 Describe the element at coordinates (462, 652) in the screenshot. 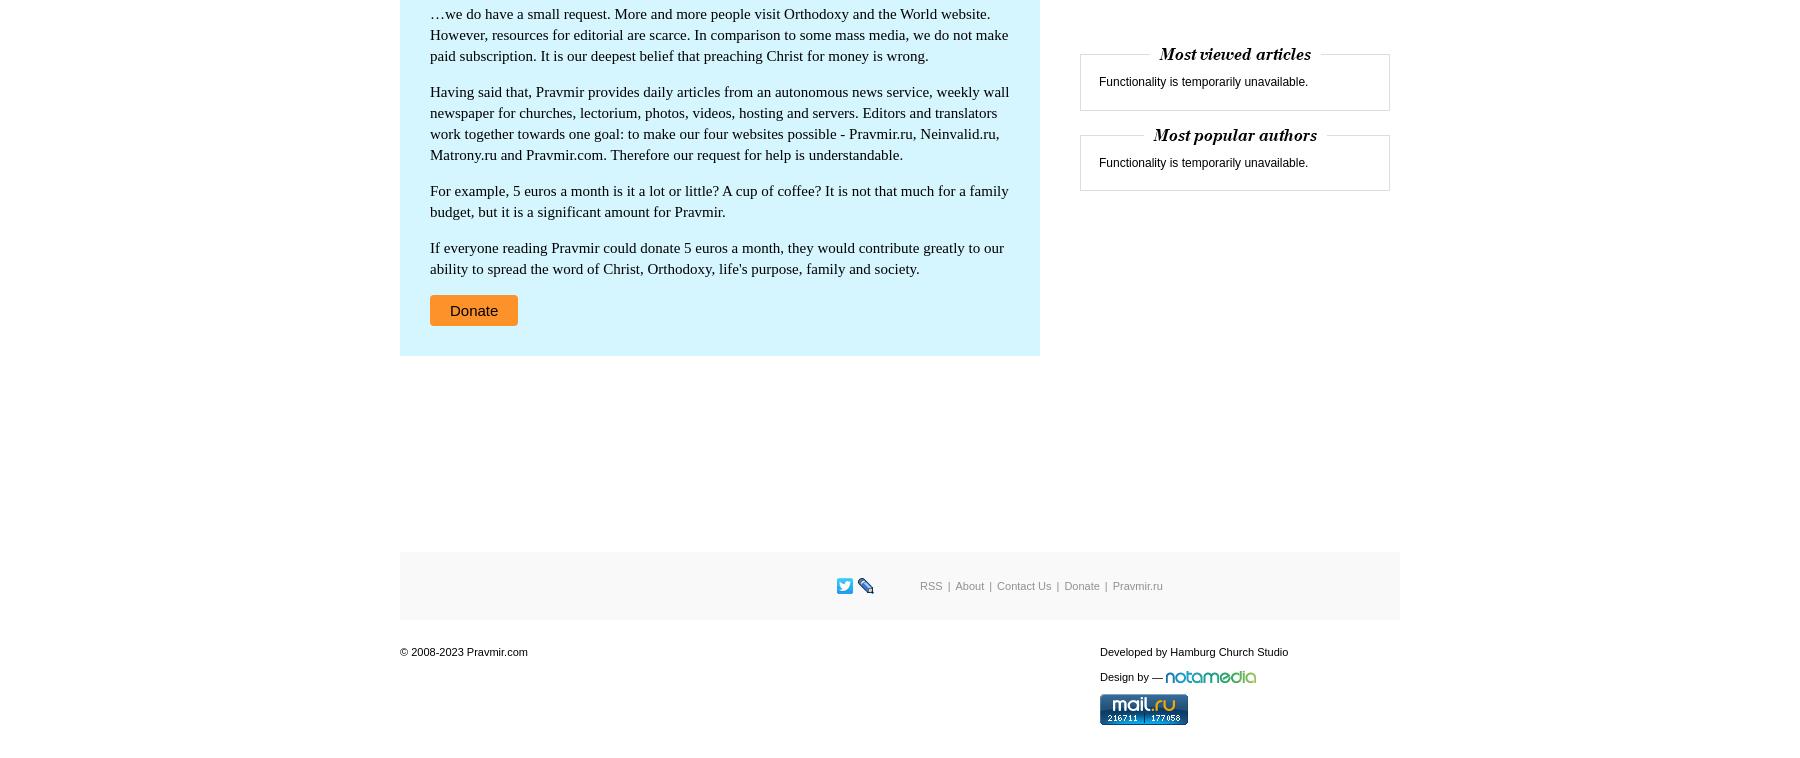

I see `'© 2008-2023 Pravmir.com'` at that location.